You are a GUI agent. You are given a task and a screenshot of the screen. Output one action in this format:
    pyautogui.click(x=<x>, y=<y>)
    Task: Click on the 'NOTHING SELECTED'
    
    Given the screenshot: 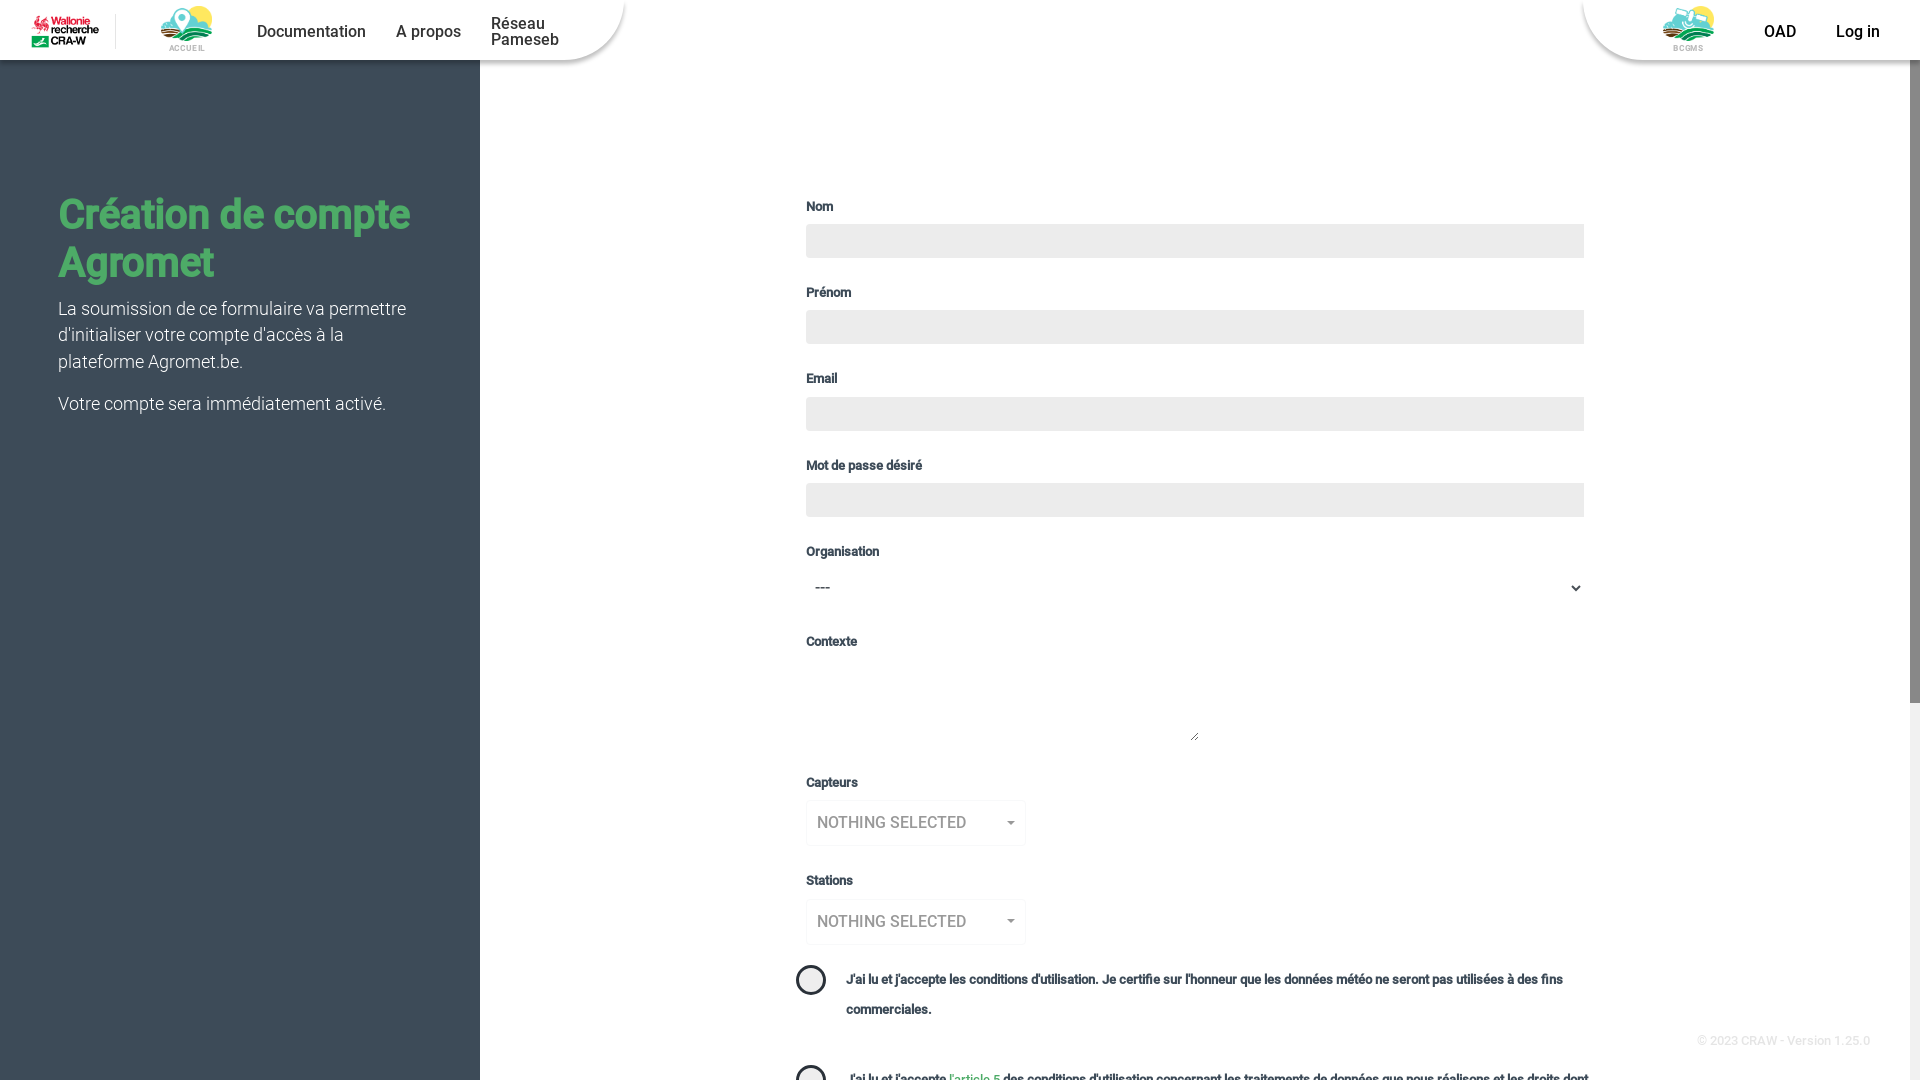 What is the action you would take?
    pyautogui.click(x=915, y=822)
    